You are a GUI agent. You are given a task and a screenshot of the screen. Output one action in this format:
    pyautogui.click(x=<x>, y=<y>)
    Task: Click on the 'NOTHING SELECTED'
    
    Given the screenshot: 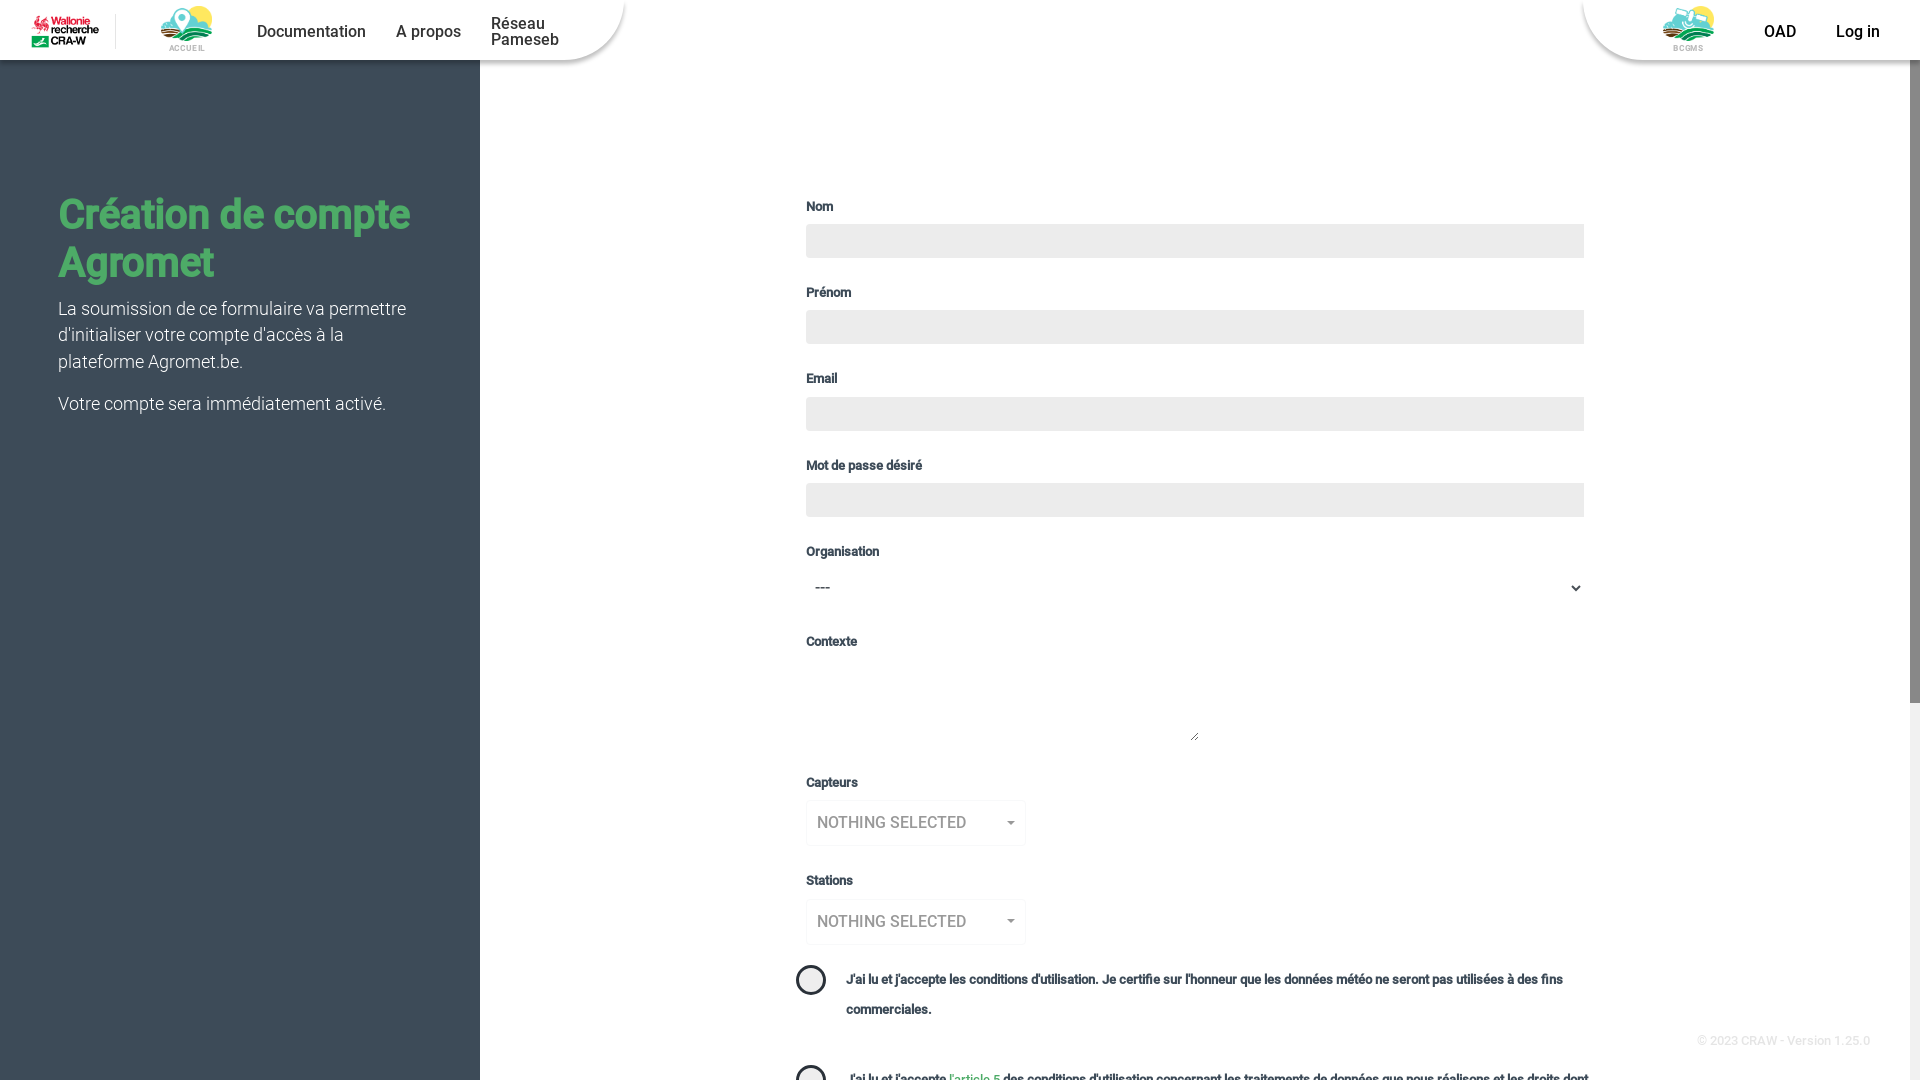 What is the action you would take?
    pyautogui.click(x=915, y=822)
    